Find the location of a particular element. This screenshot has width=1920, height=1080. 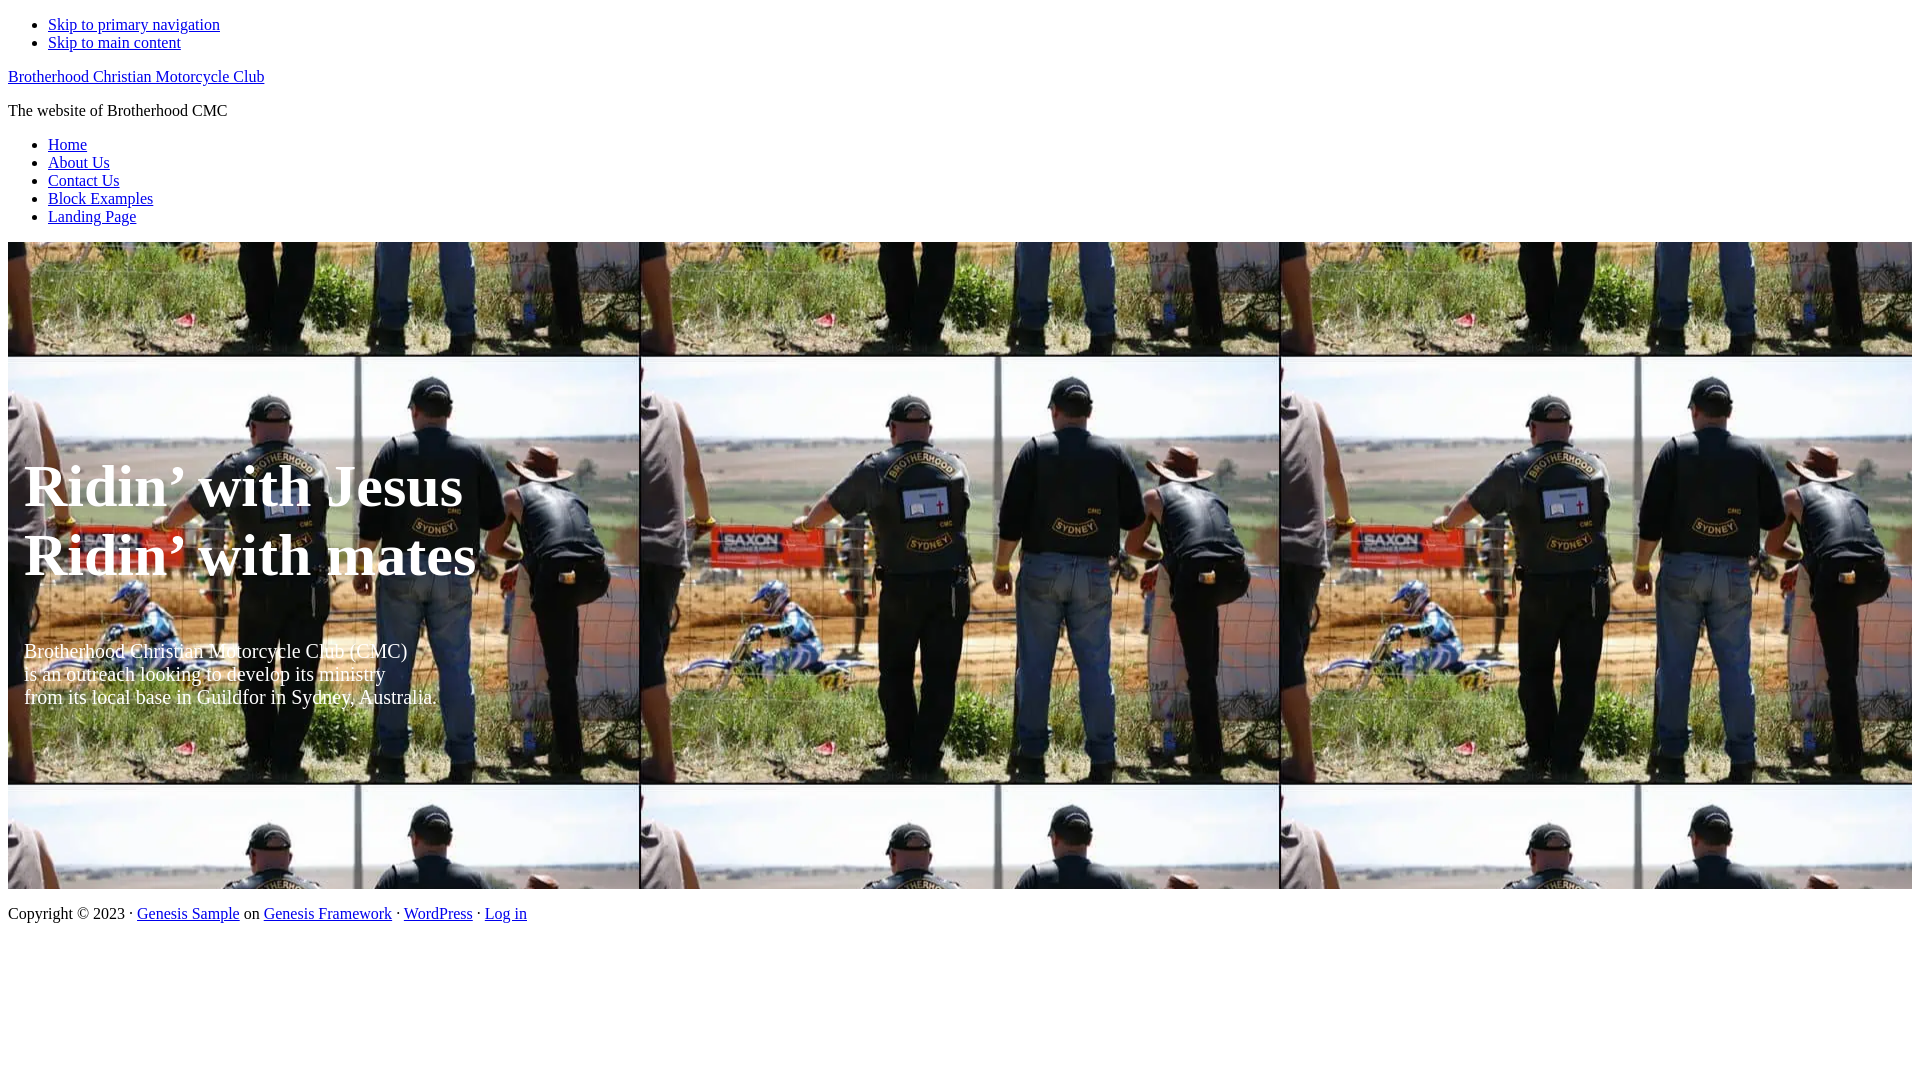

'Home' is located at coordinates (48, 143).